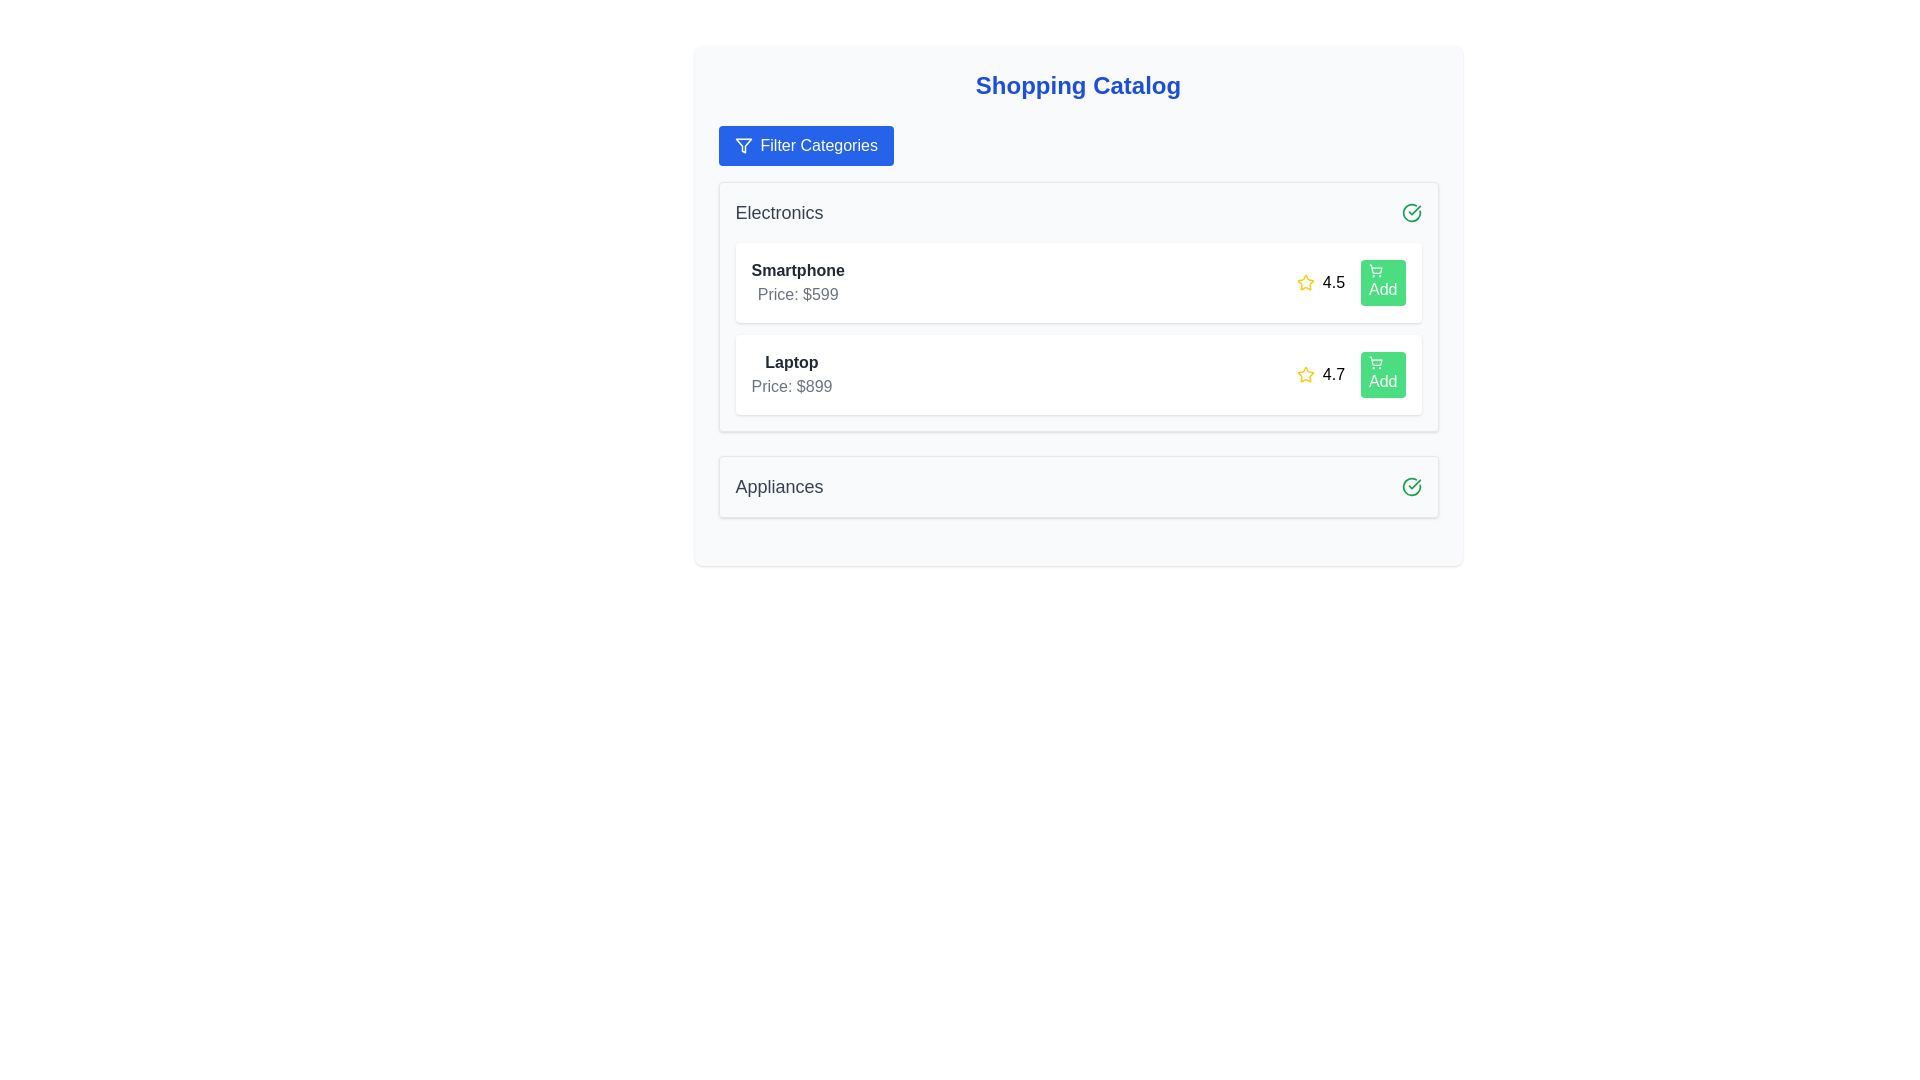  What do you see at coordinates (1356, 282) in the screenshot?
I see `the rating of the selected product to 5 stars` at bounding box center [1356, 282].